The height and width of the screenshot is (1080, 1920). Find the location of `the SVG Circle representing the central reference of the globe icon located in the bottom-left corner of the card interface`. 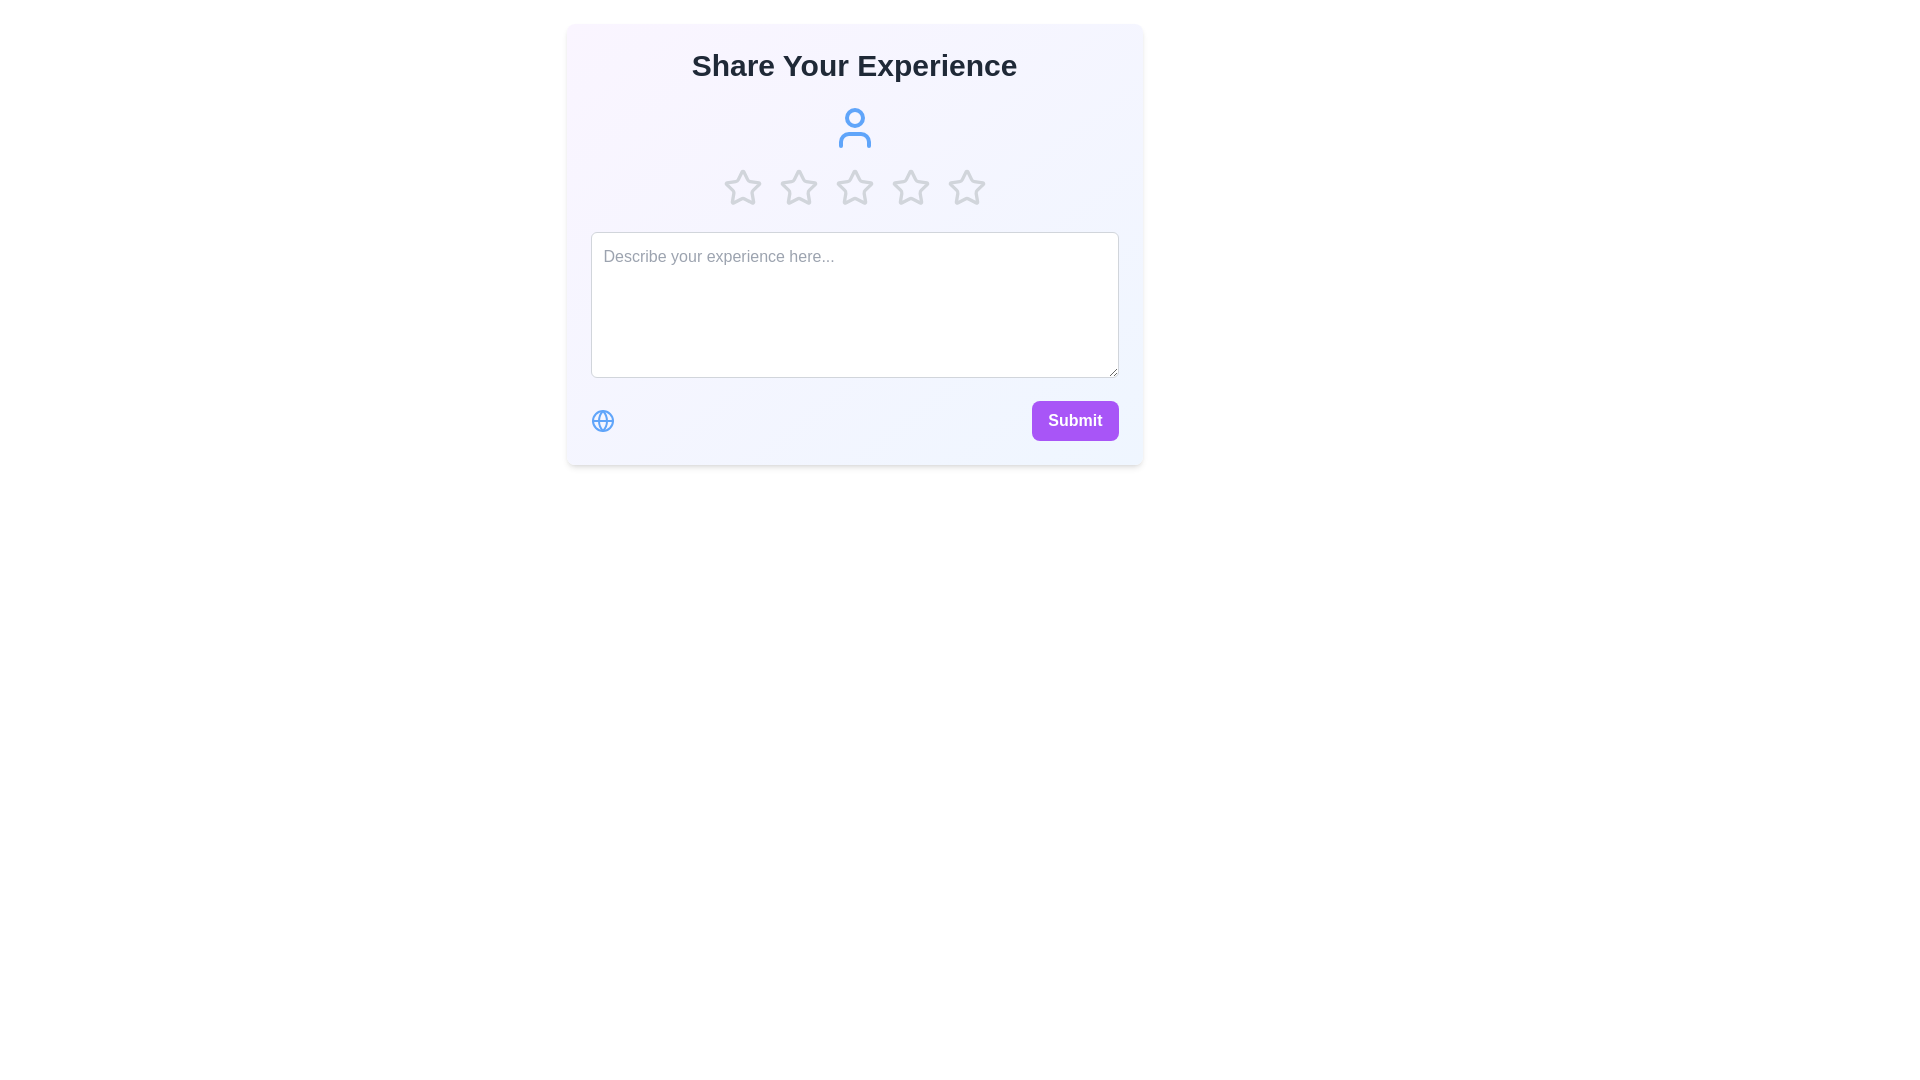

the SVG Circle representing the central reference of the globe icon located in the bottom-left corner of the card interface is located at coordinates (601, 419).